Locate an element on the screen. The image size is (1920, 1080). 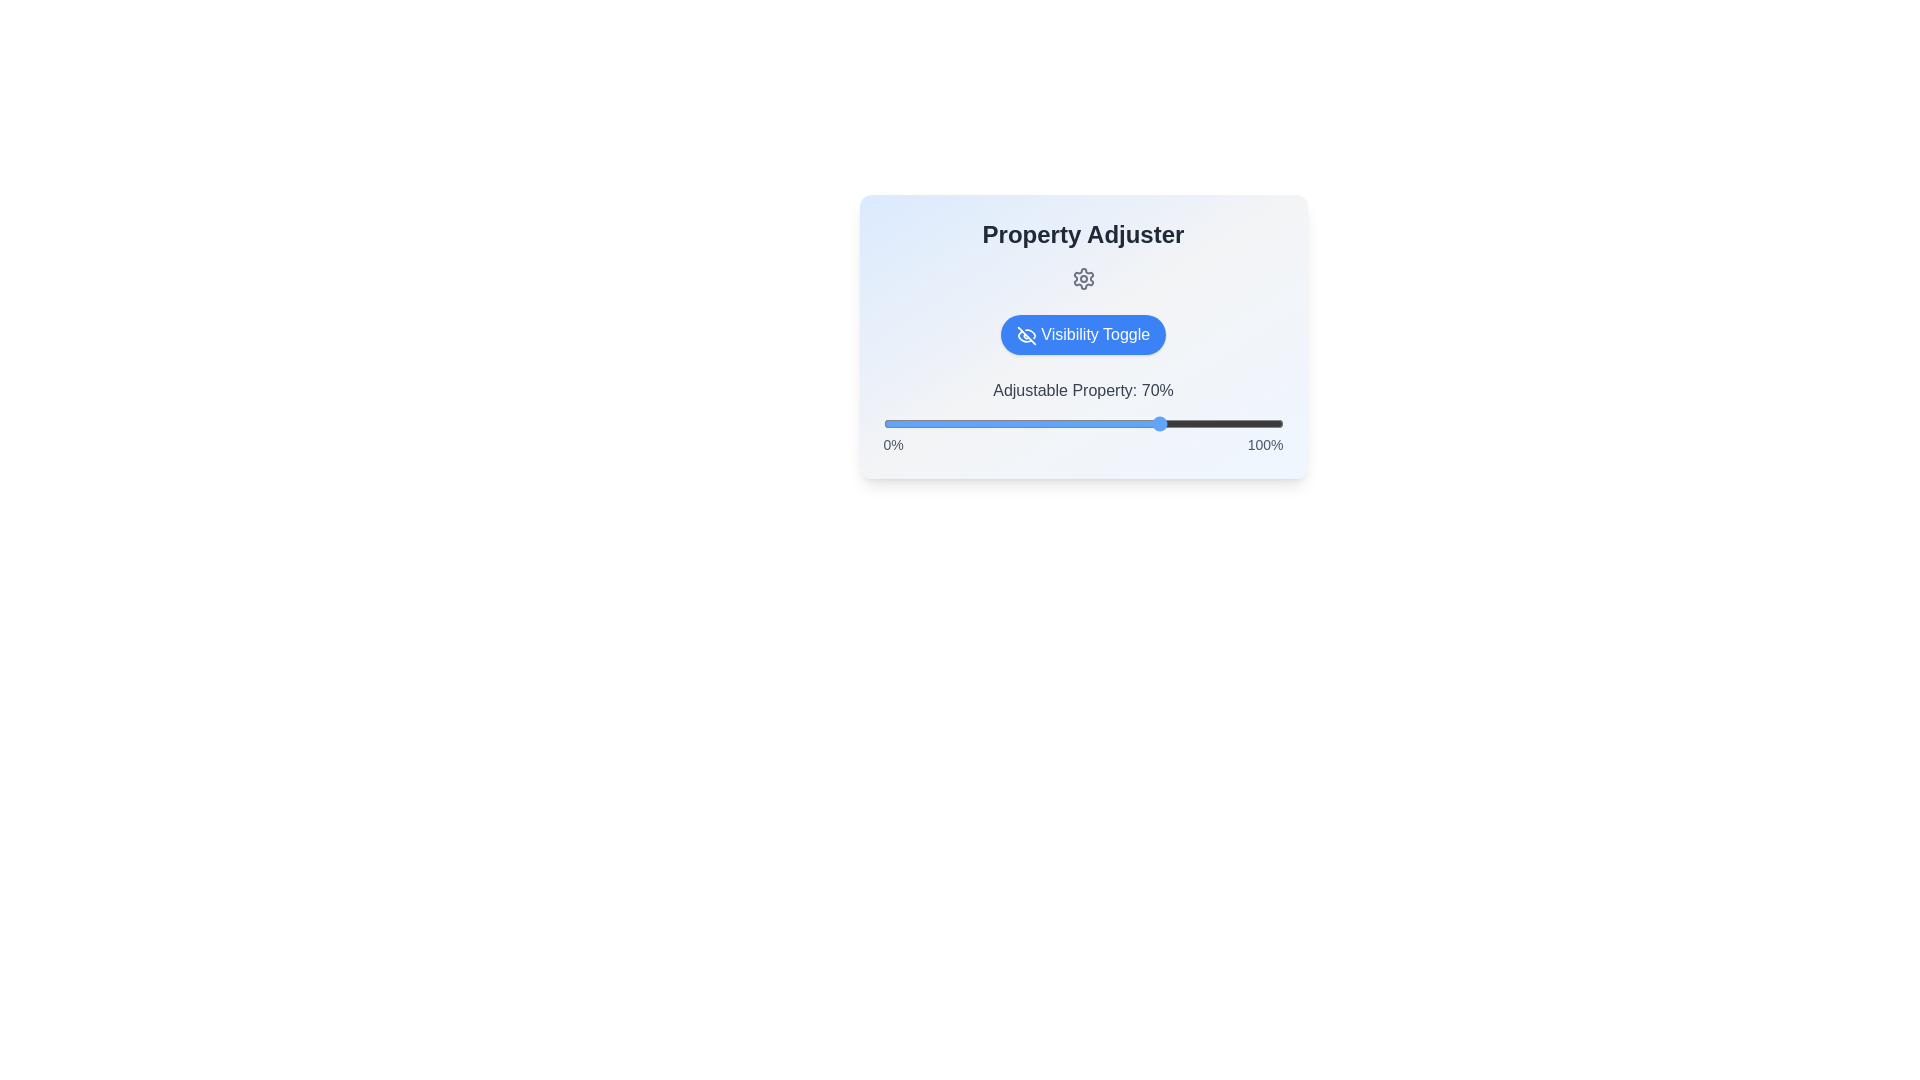
the property value to 85% by interacting with the slider is located at coordinates (1222, 423).